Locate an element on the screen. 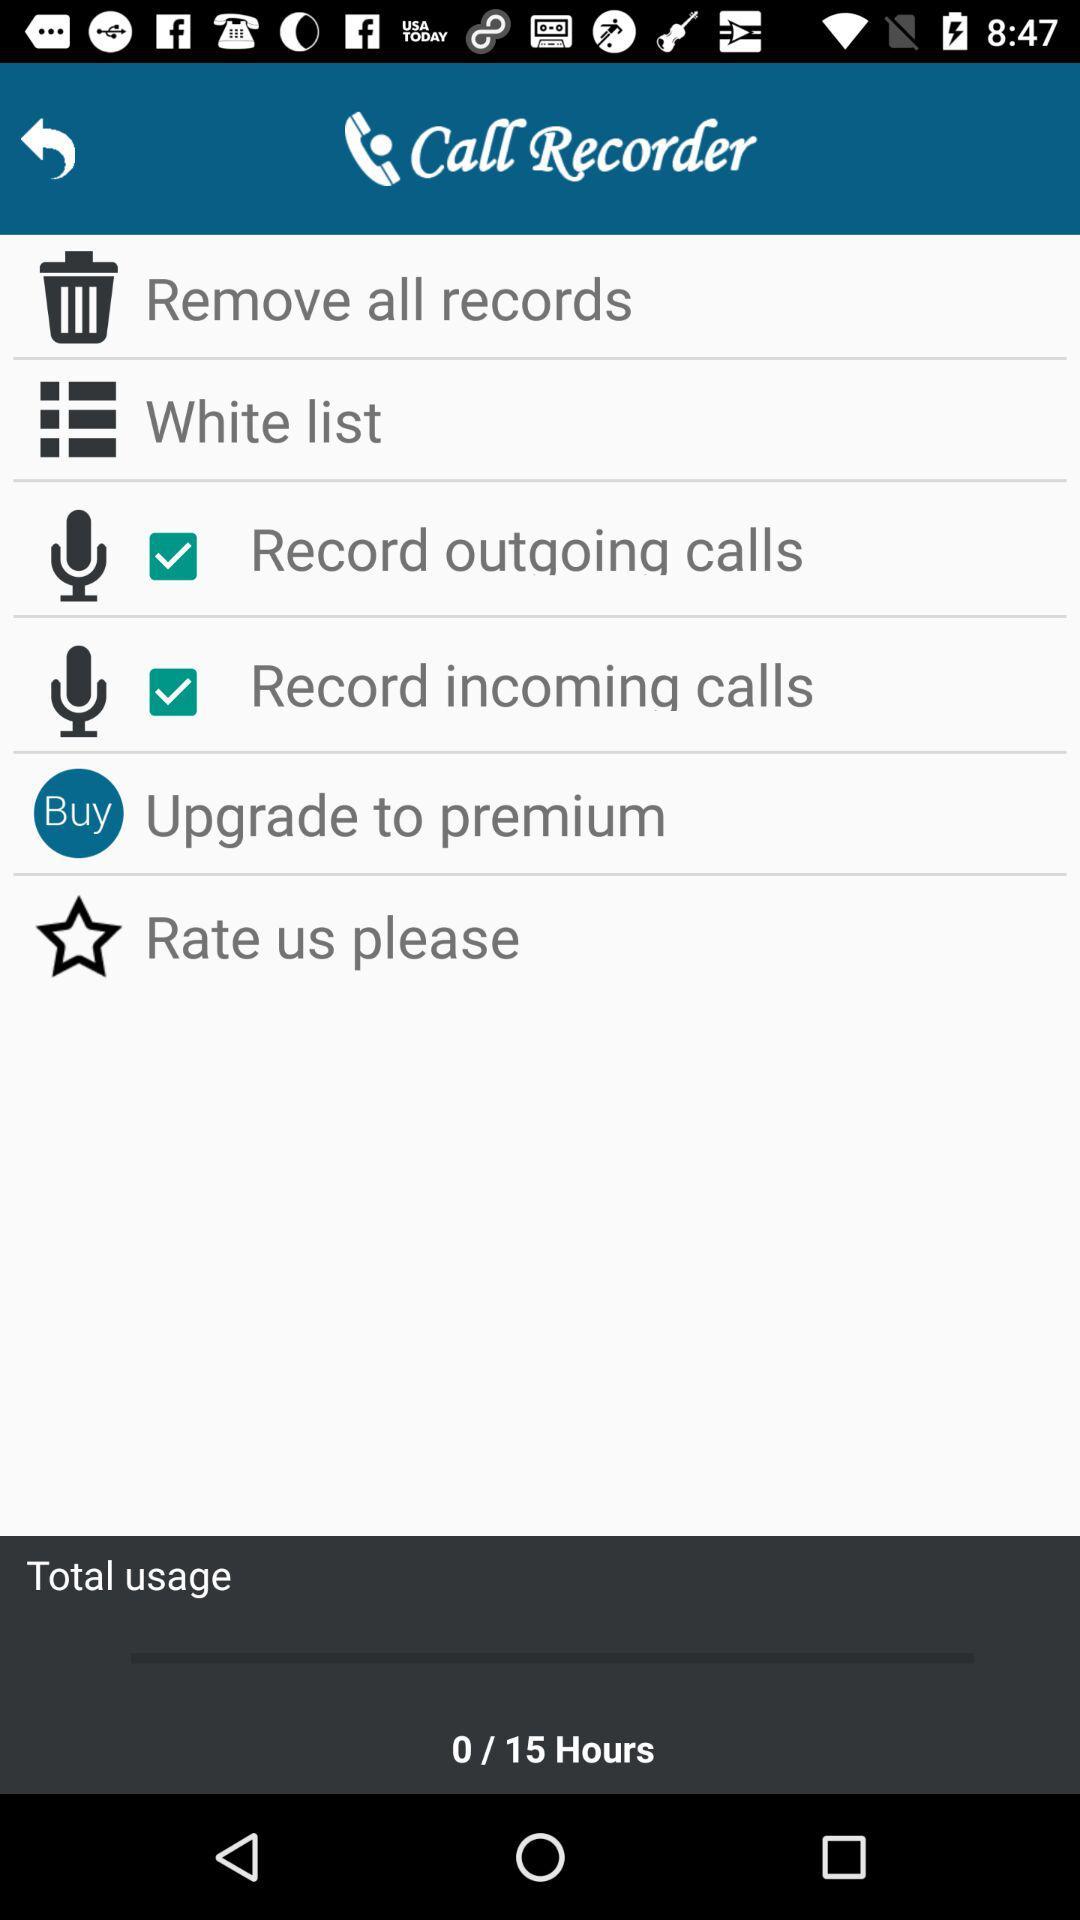 Image resolution: width=1080 pixels, height=1920 pixels. white list icon is located at coordinates (604, 418).